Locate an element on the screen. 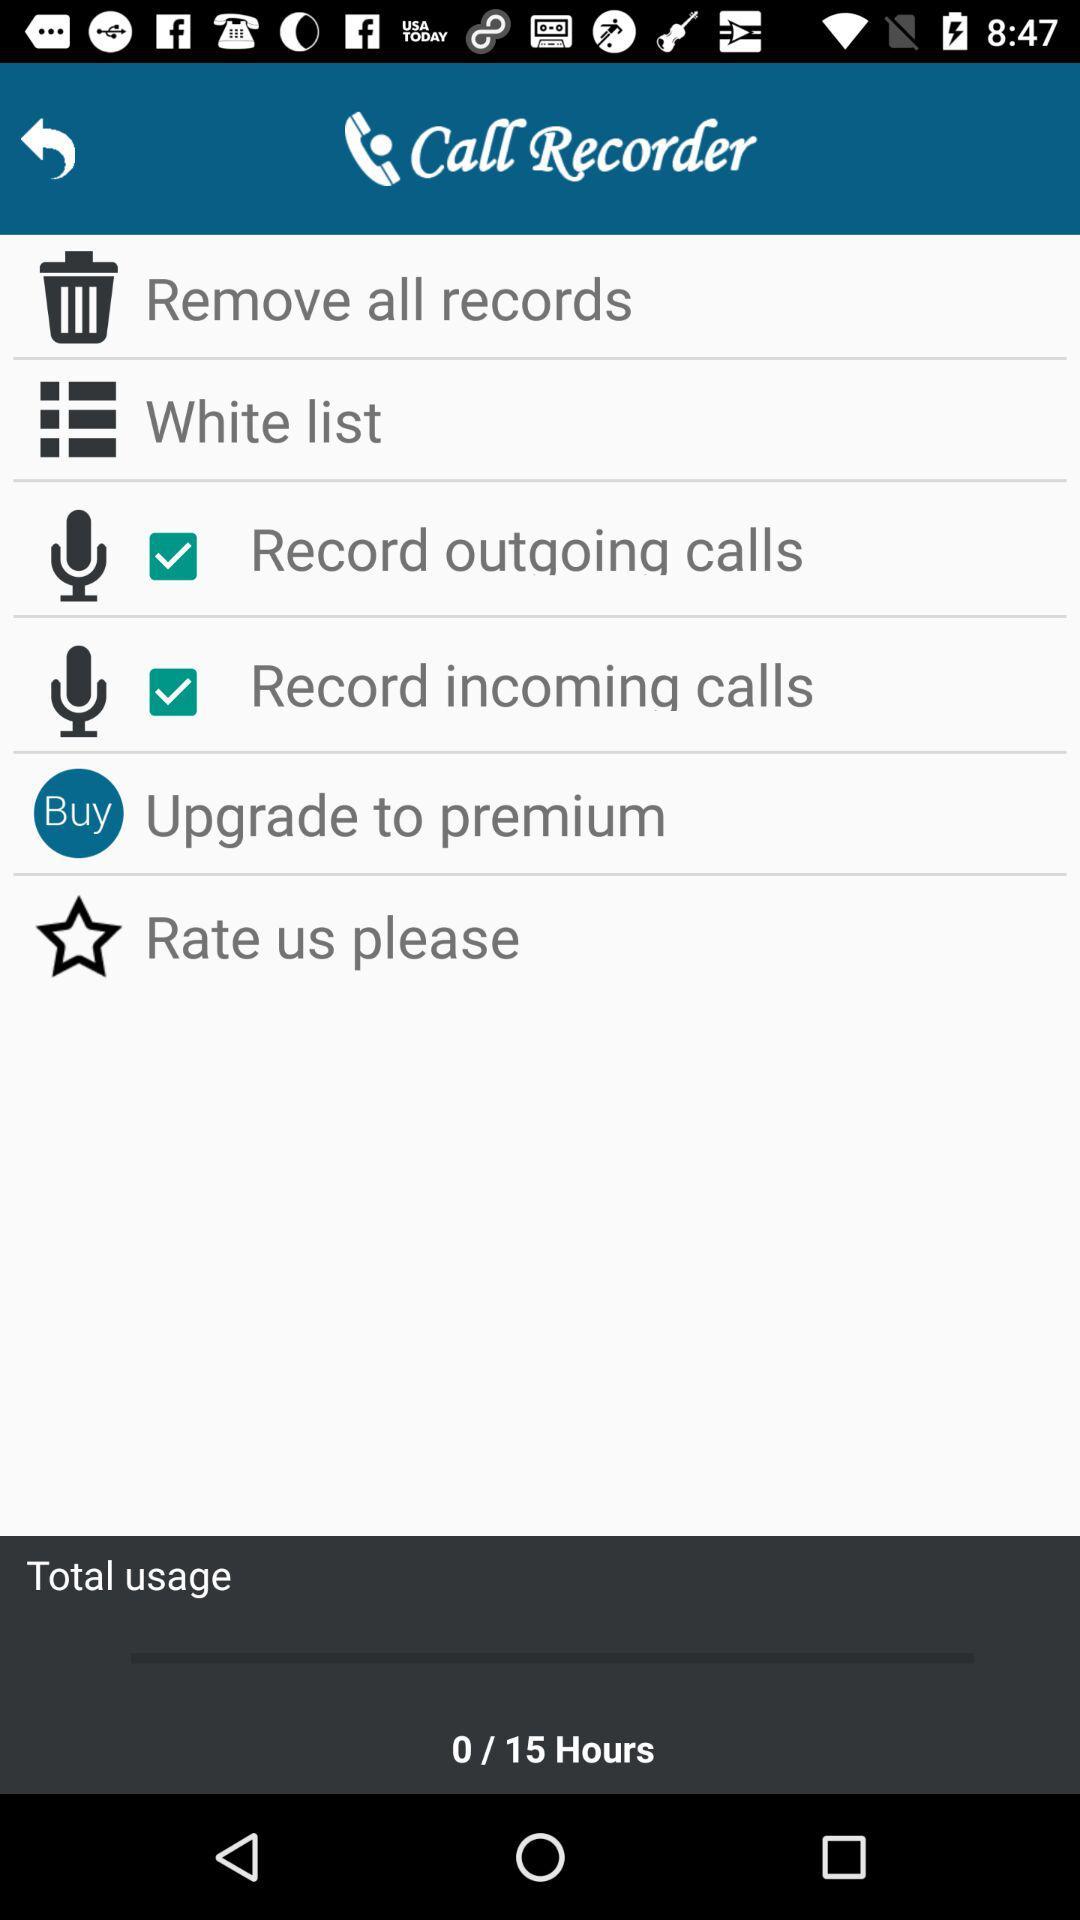 Image resolution: width=1080 pixels, height=1920 pixels. white list icon is located at coordinates (604, 418).